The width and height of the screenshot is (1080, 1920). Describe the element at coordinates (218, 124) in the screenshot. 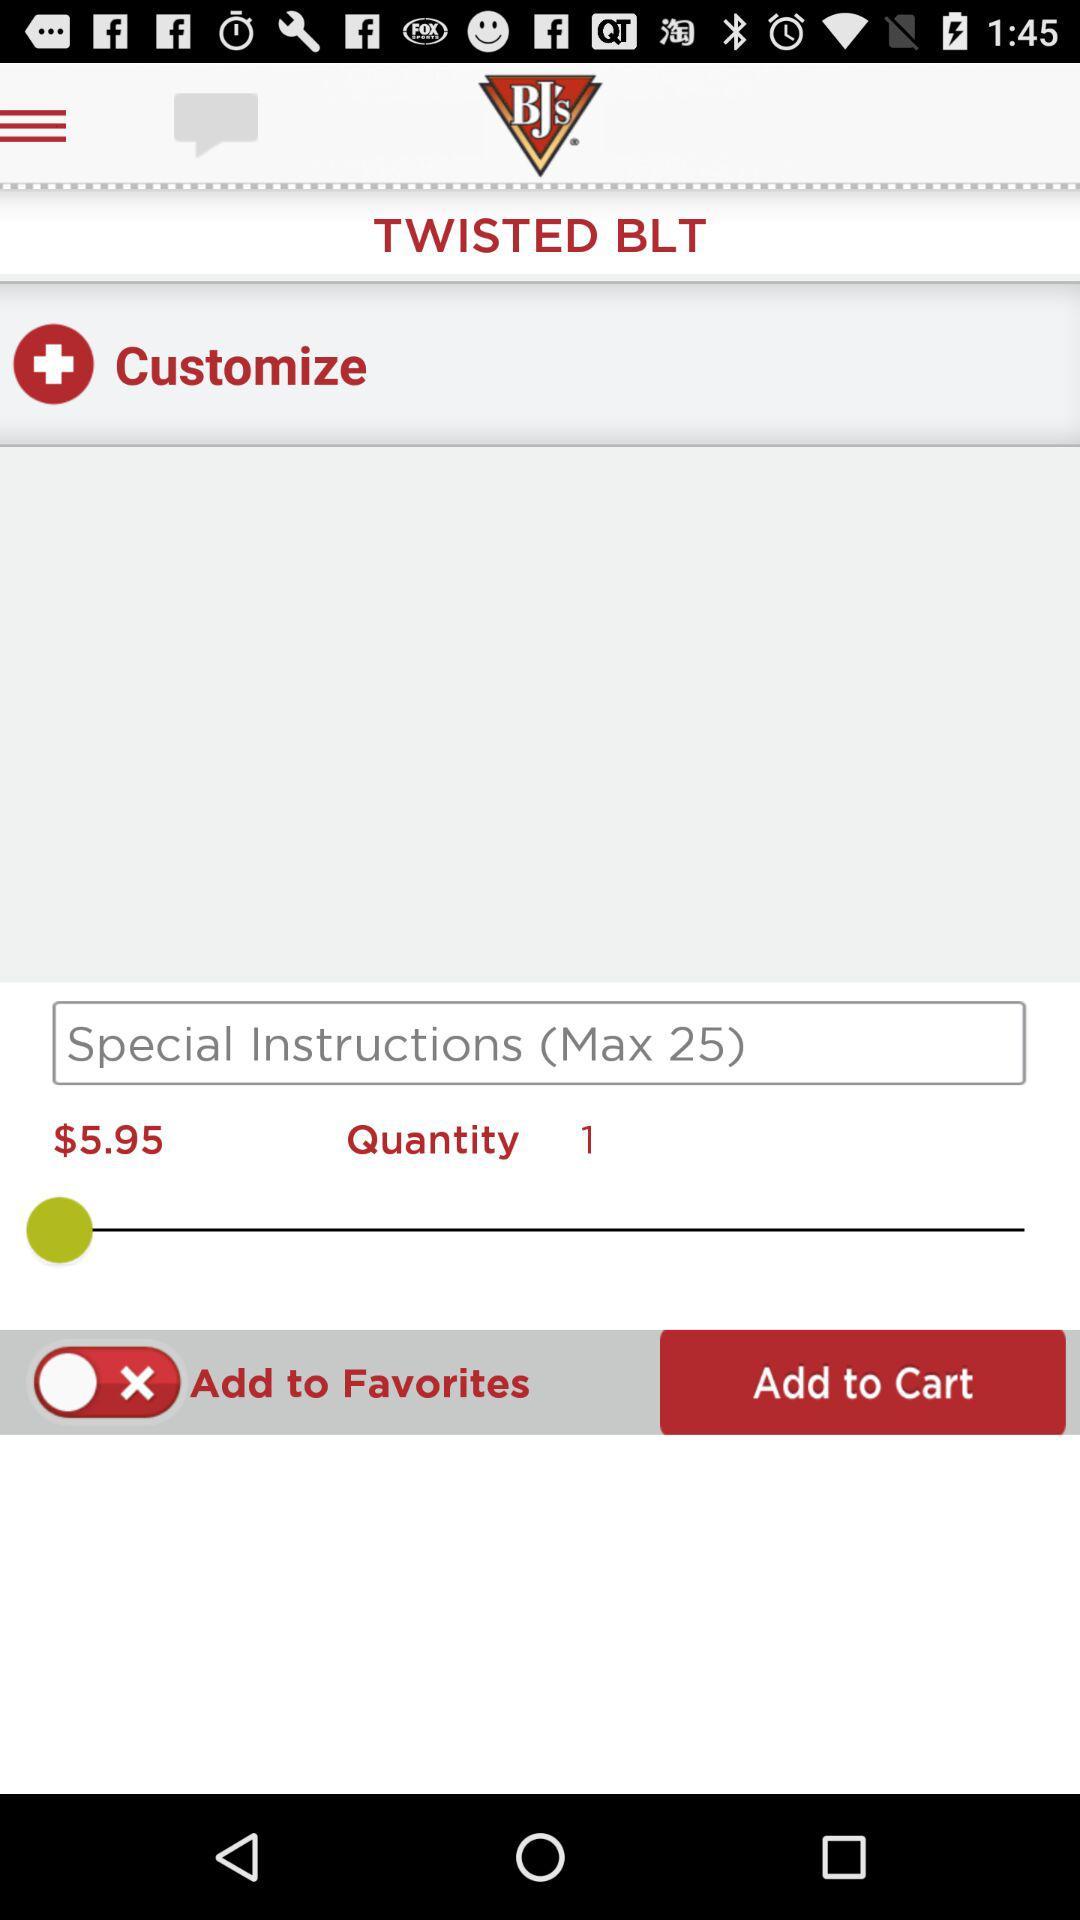

I see `chat` at that location.